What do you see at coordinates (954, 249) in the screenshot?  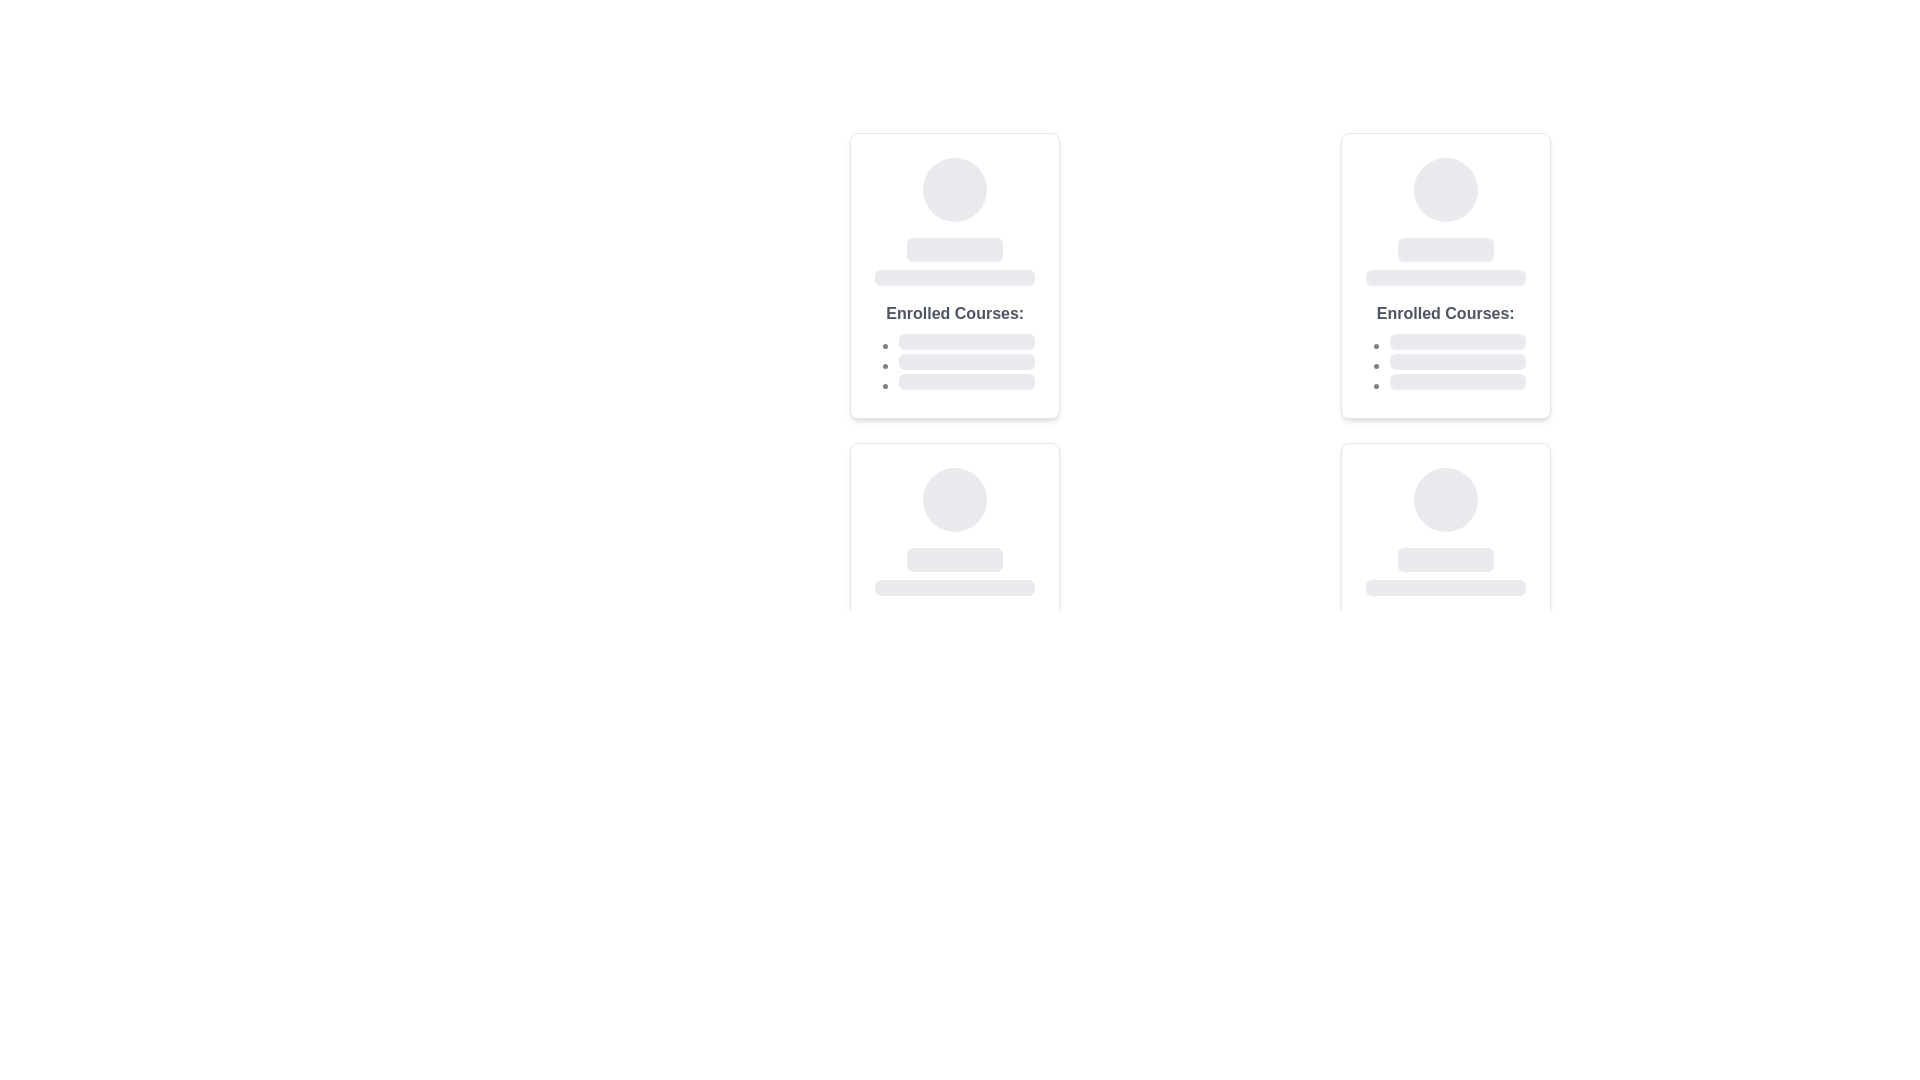 I see `the Placeholder UI loader, which indicates a loading state and serves as a visual cue for content yet to be populated` at bounding box center [954, 249].